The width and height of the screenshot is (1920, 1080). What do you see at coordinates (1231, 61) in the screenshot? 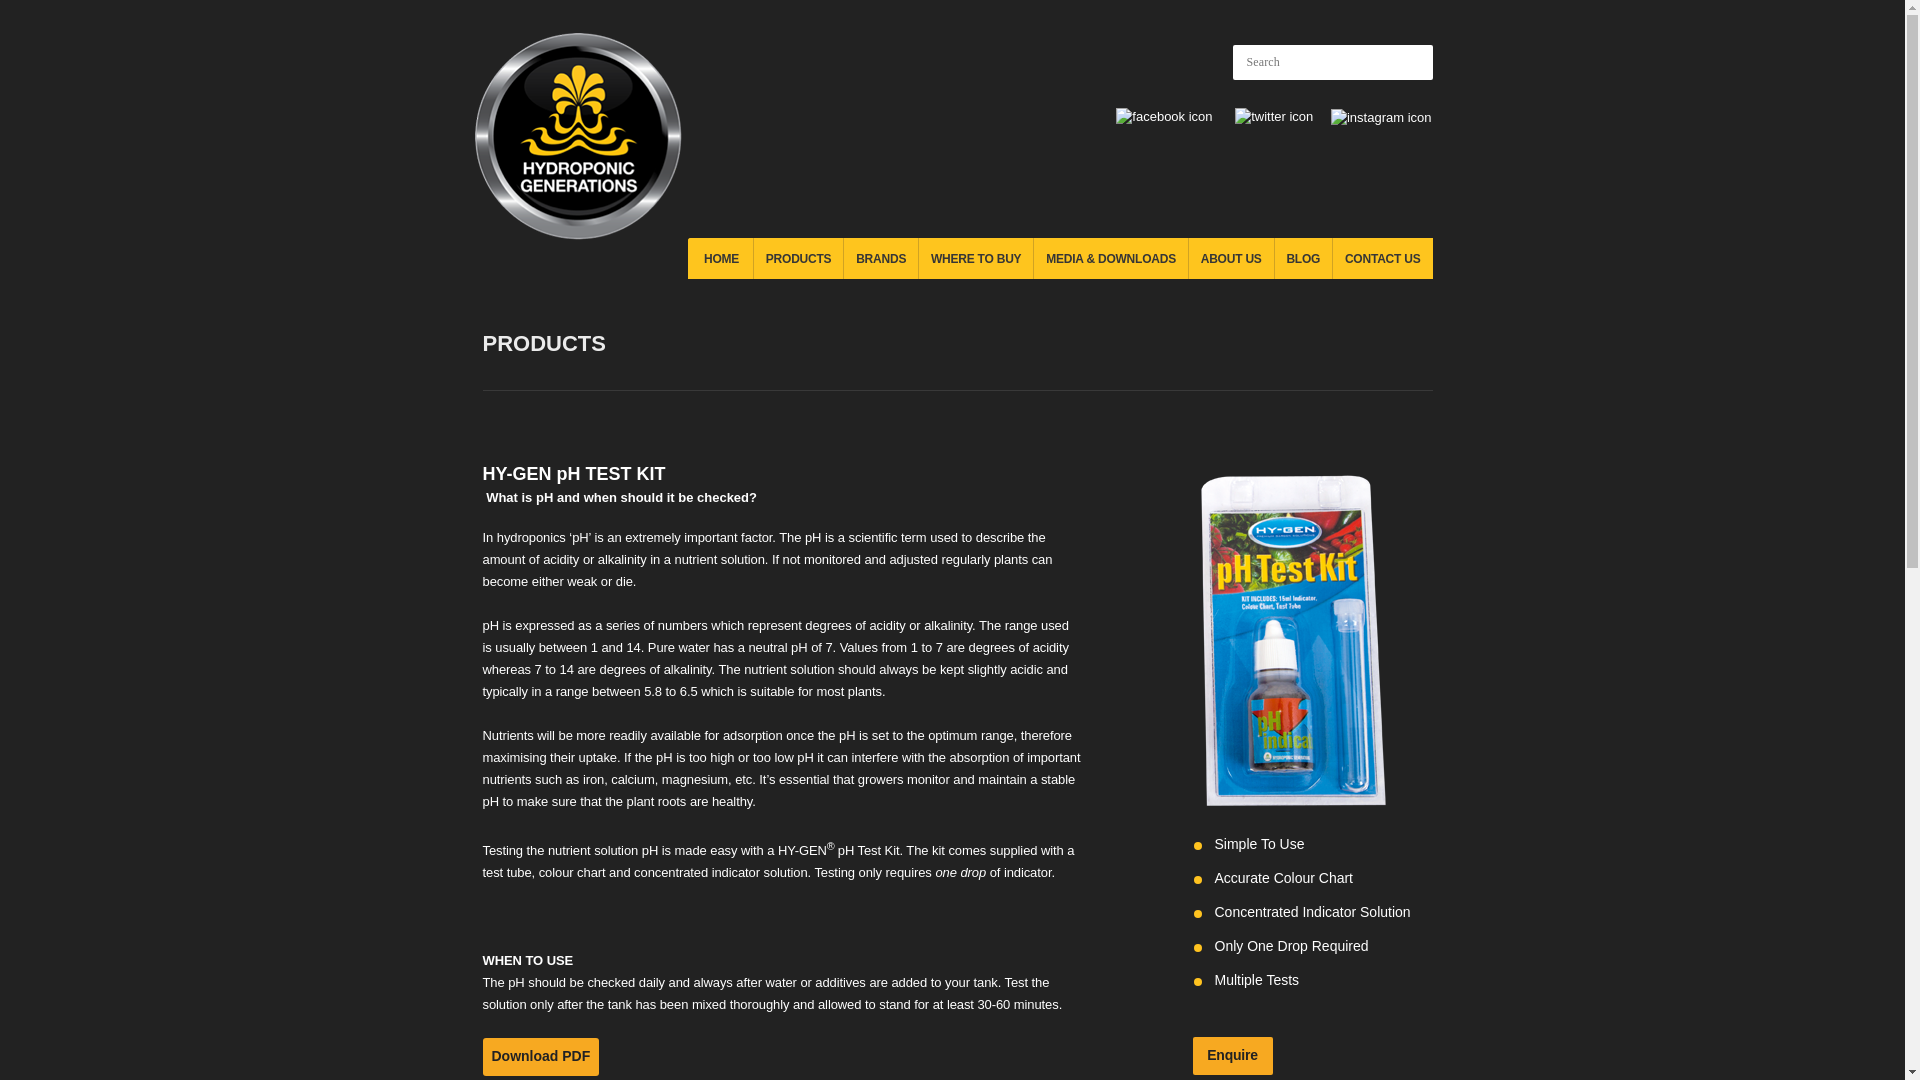
I see `'Search for:'` at bounding box center [1231, 61].